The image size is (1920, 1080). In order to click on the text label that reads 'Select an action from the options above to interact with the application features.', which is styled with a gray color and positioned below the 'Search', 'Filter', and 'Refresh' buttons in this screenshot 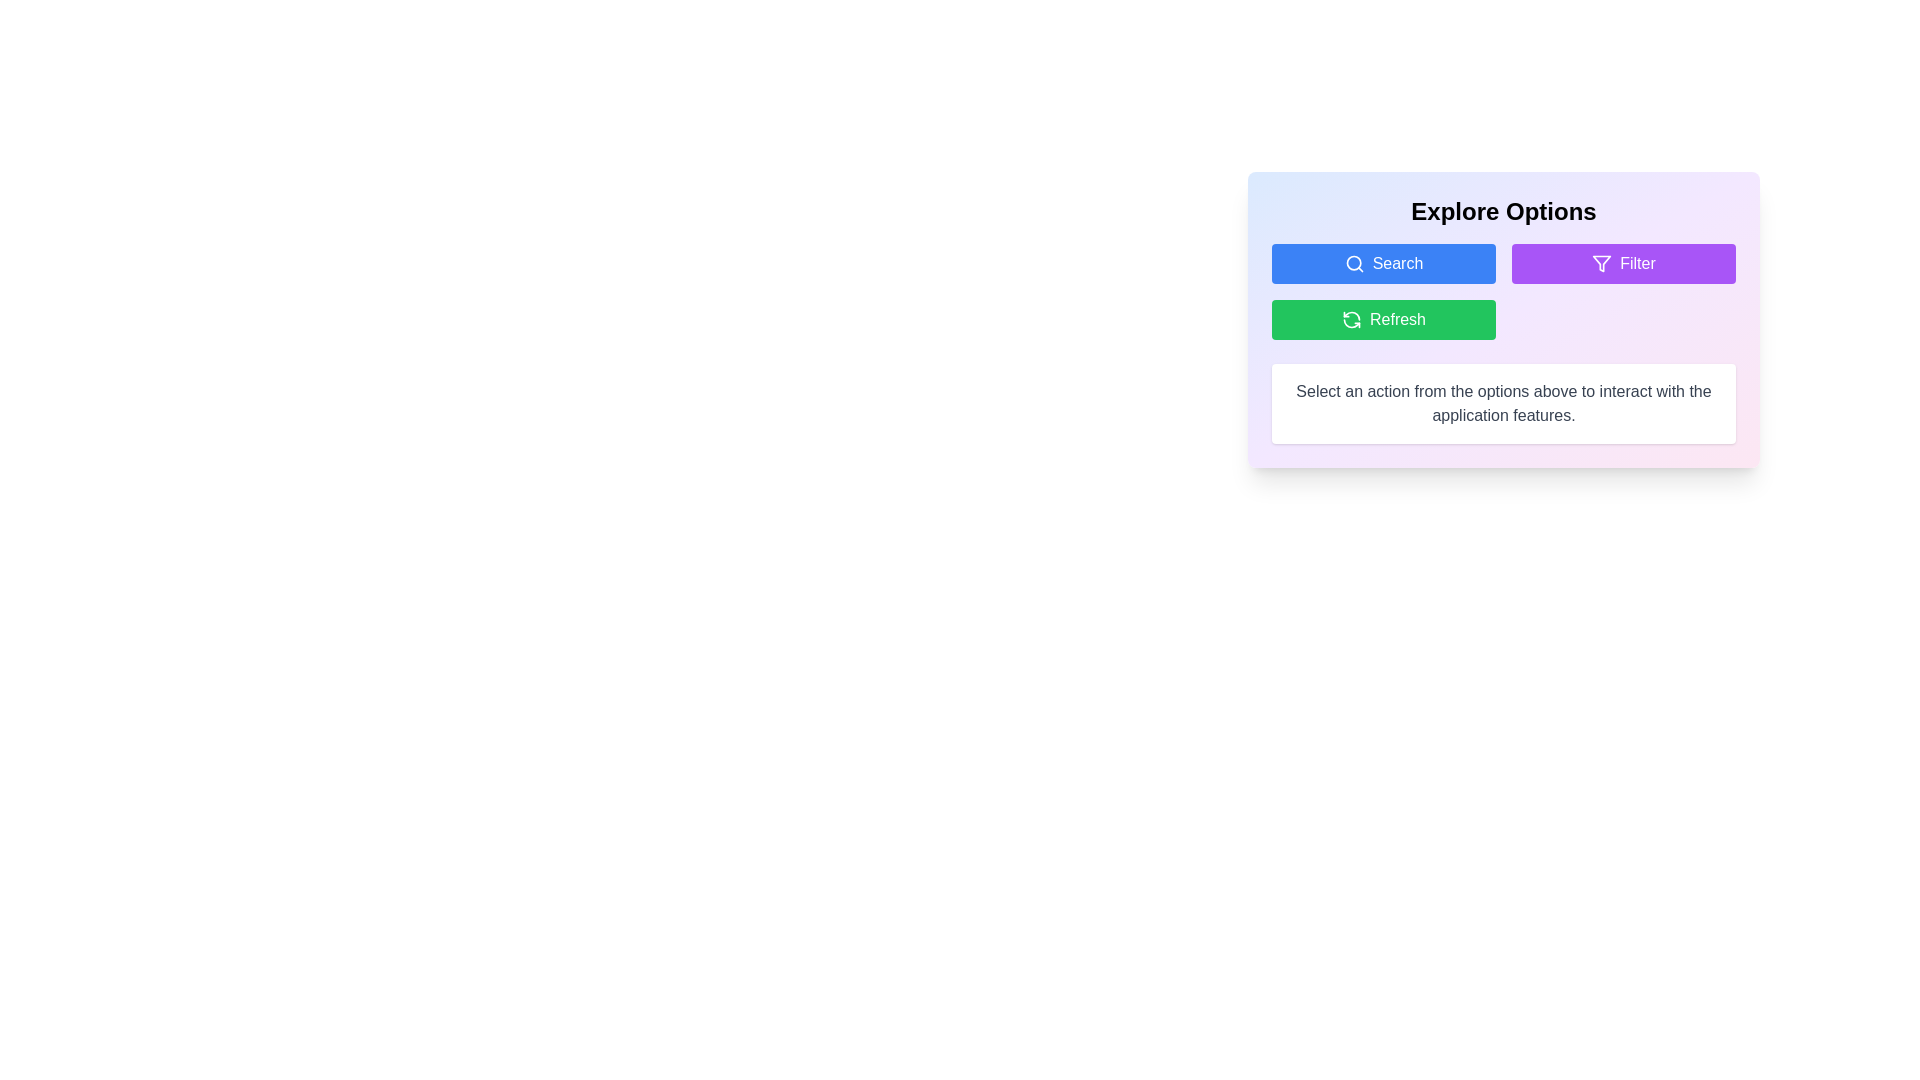, I will do `click(1503, 404)`.